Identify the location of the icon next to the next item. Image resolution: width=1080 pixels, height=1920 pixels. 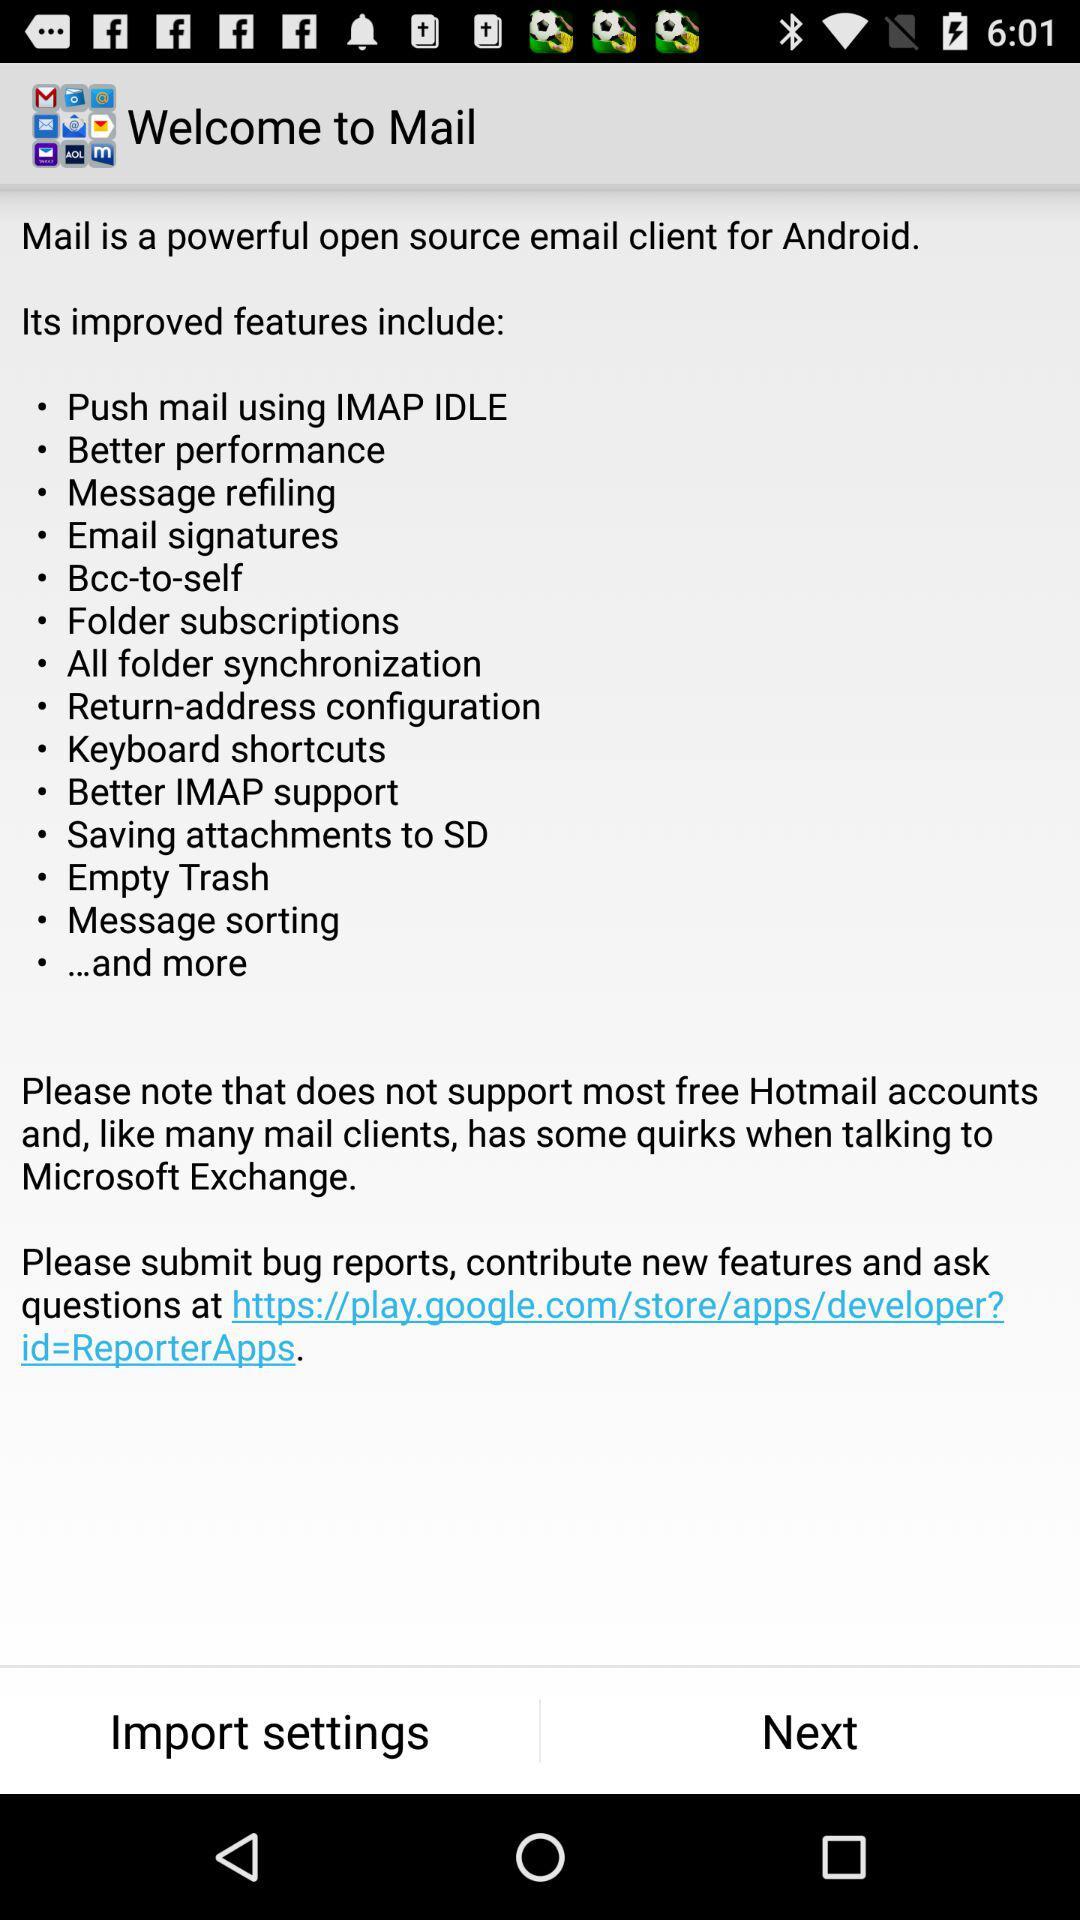
(268, 1730).